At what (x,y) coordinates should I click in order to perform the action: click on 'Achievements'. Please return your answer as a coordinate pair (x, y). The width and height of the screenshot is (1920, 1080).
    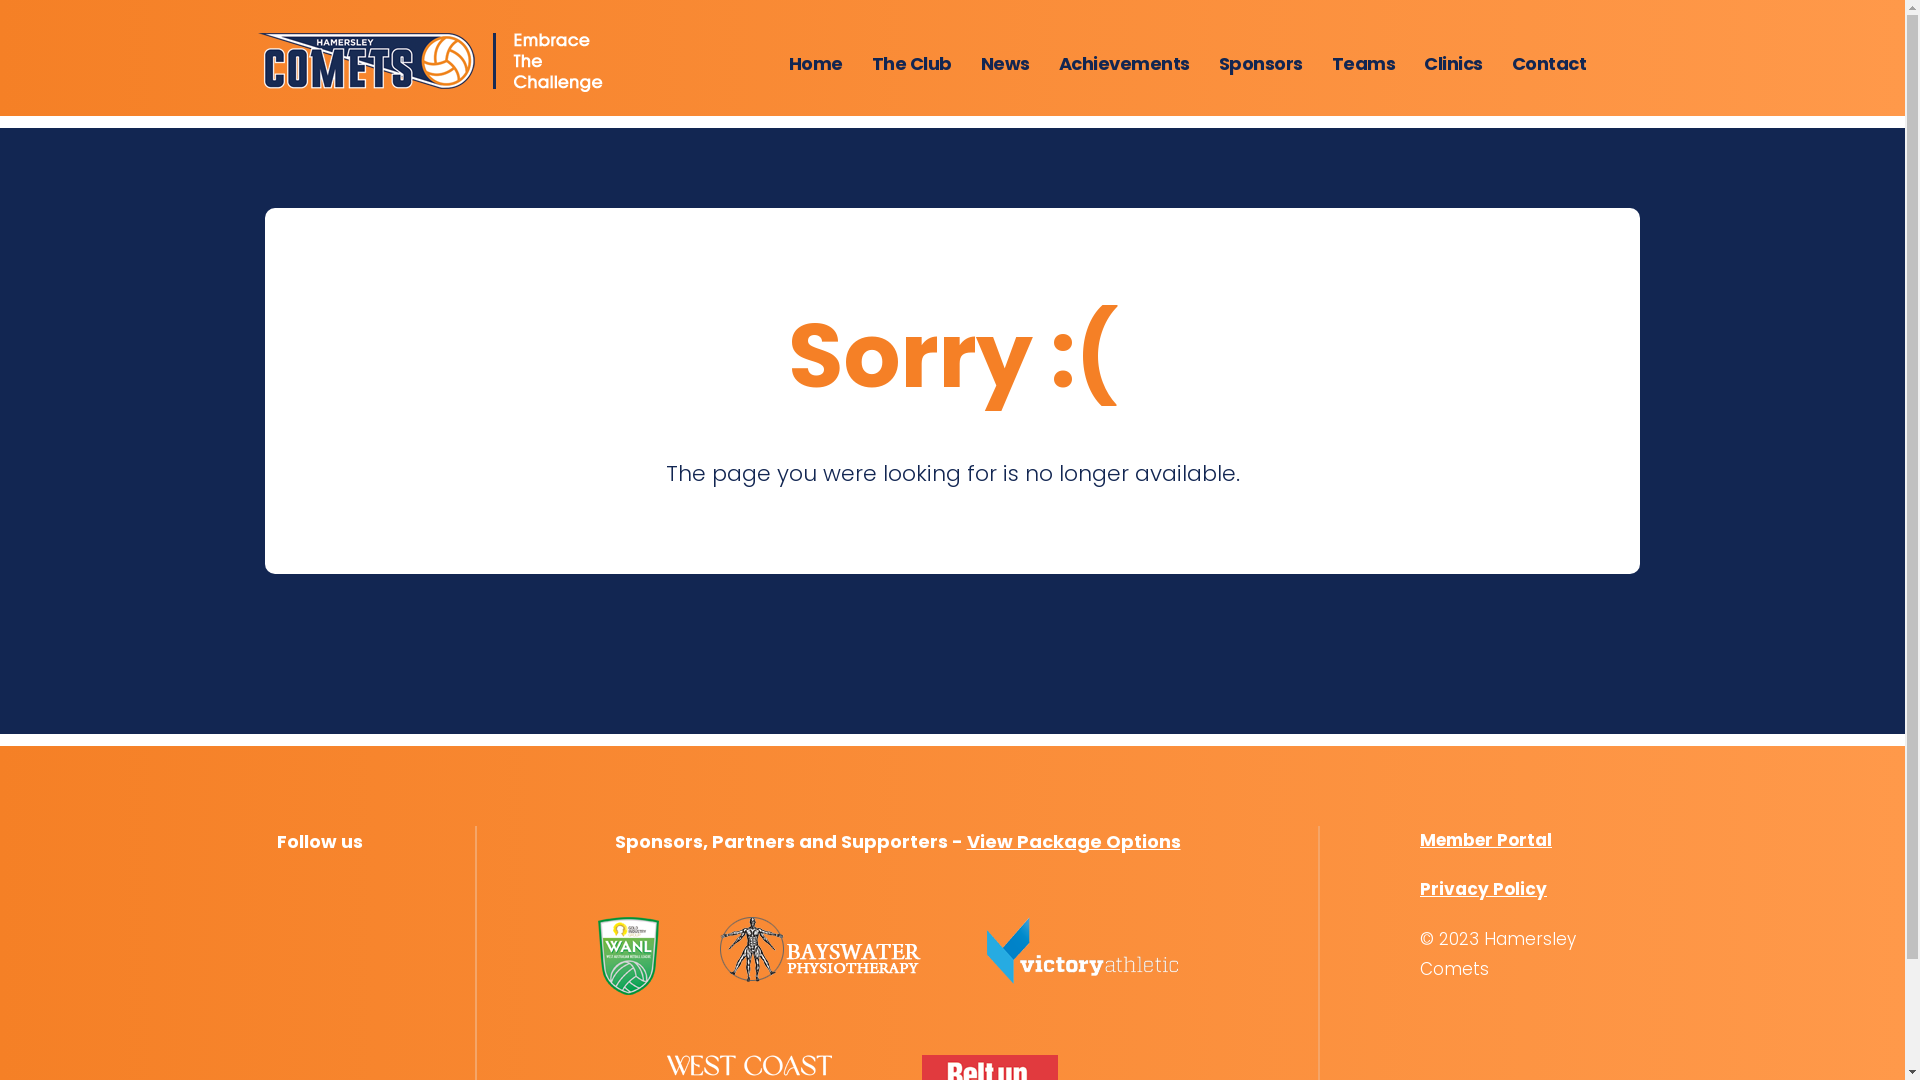
    Looking at the image, I should click on (1123, 62).